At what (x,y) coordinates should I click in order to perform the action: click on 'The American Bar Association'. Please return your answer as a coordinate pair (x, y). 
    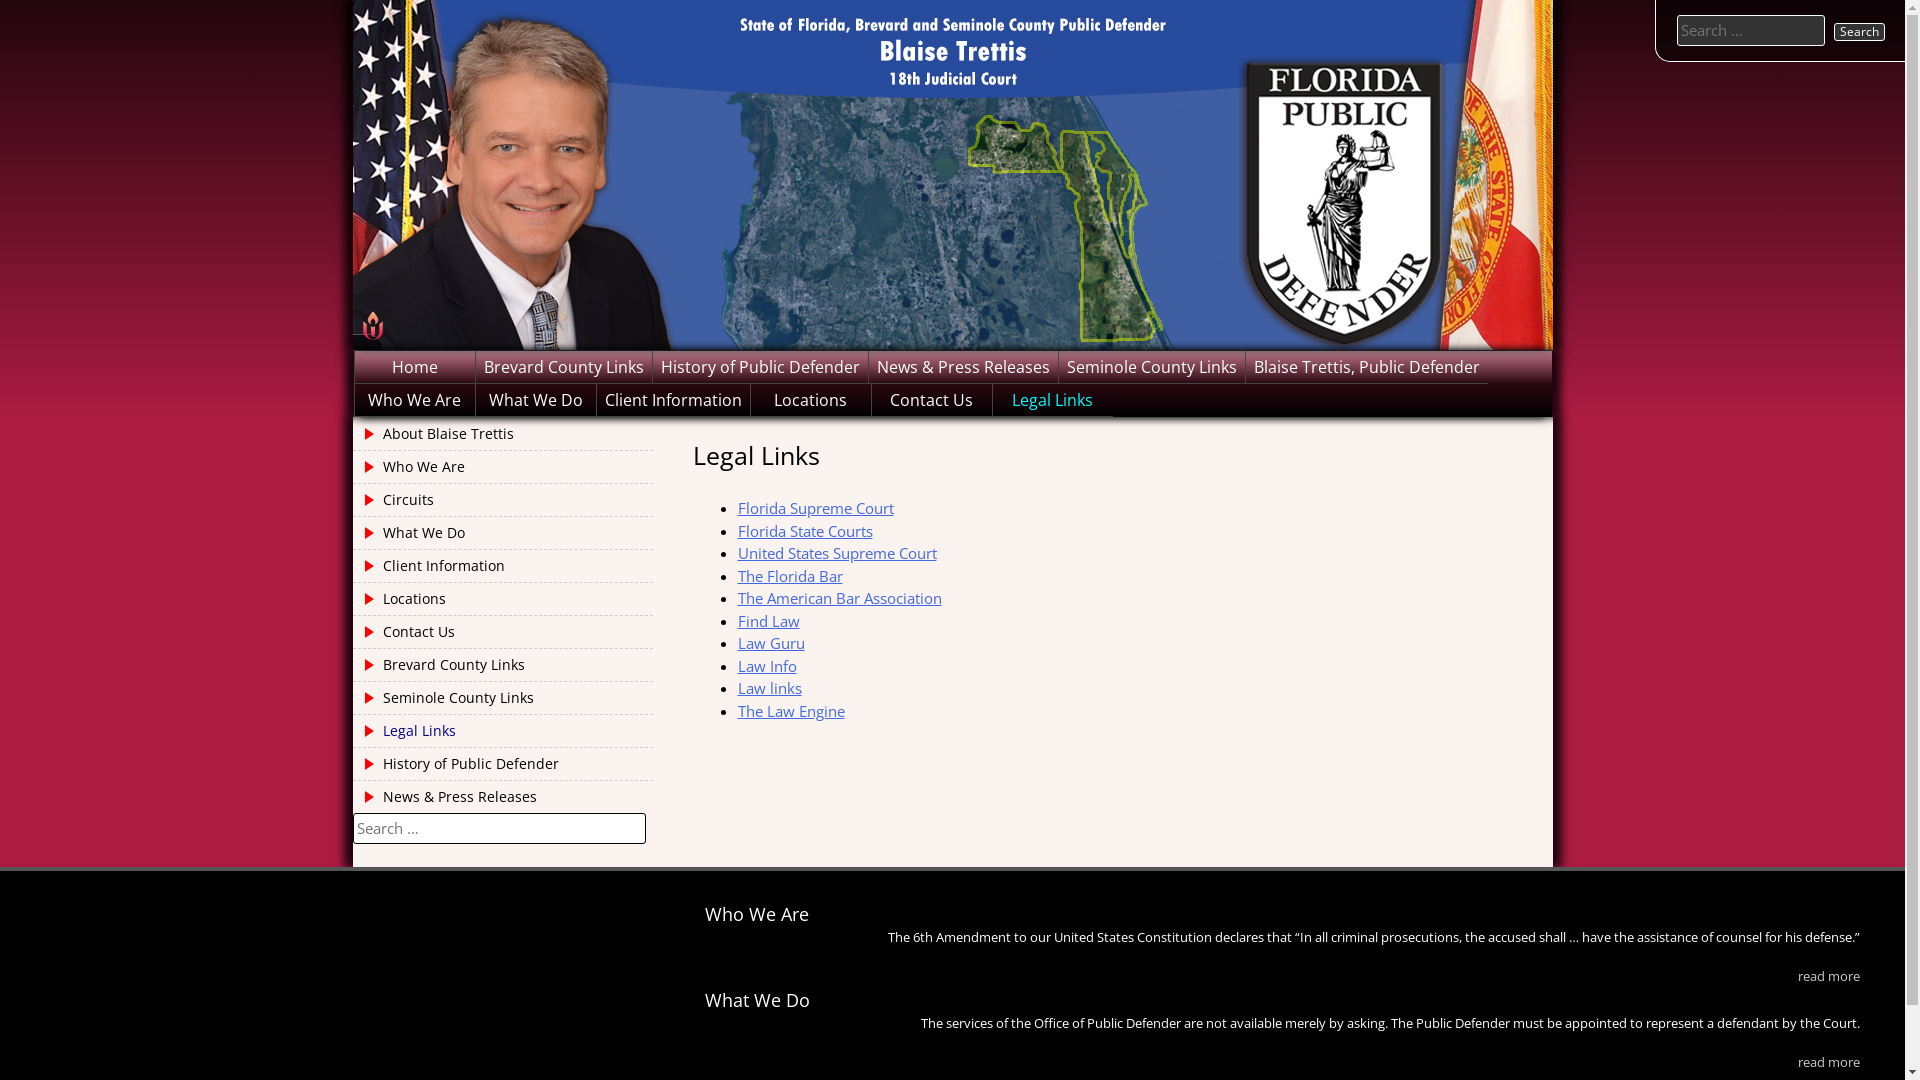
    Looking at the image, I should click on (840, 596).